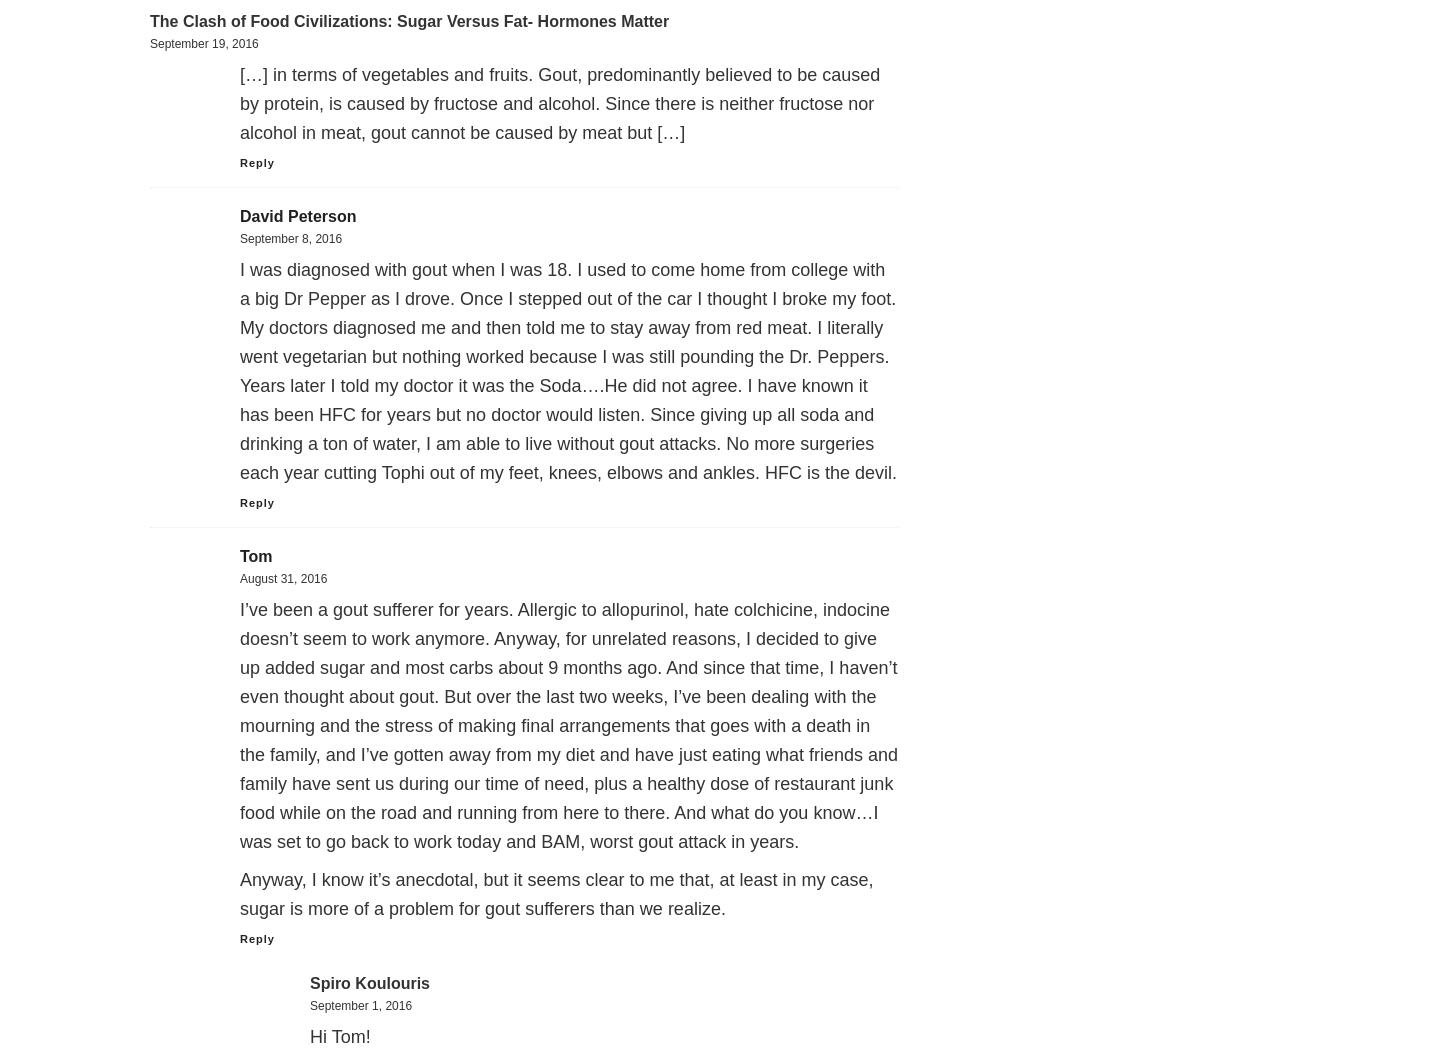  I want to click on 'Hi Tom!', so click(339, 1035).